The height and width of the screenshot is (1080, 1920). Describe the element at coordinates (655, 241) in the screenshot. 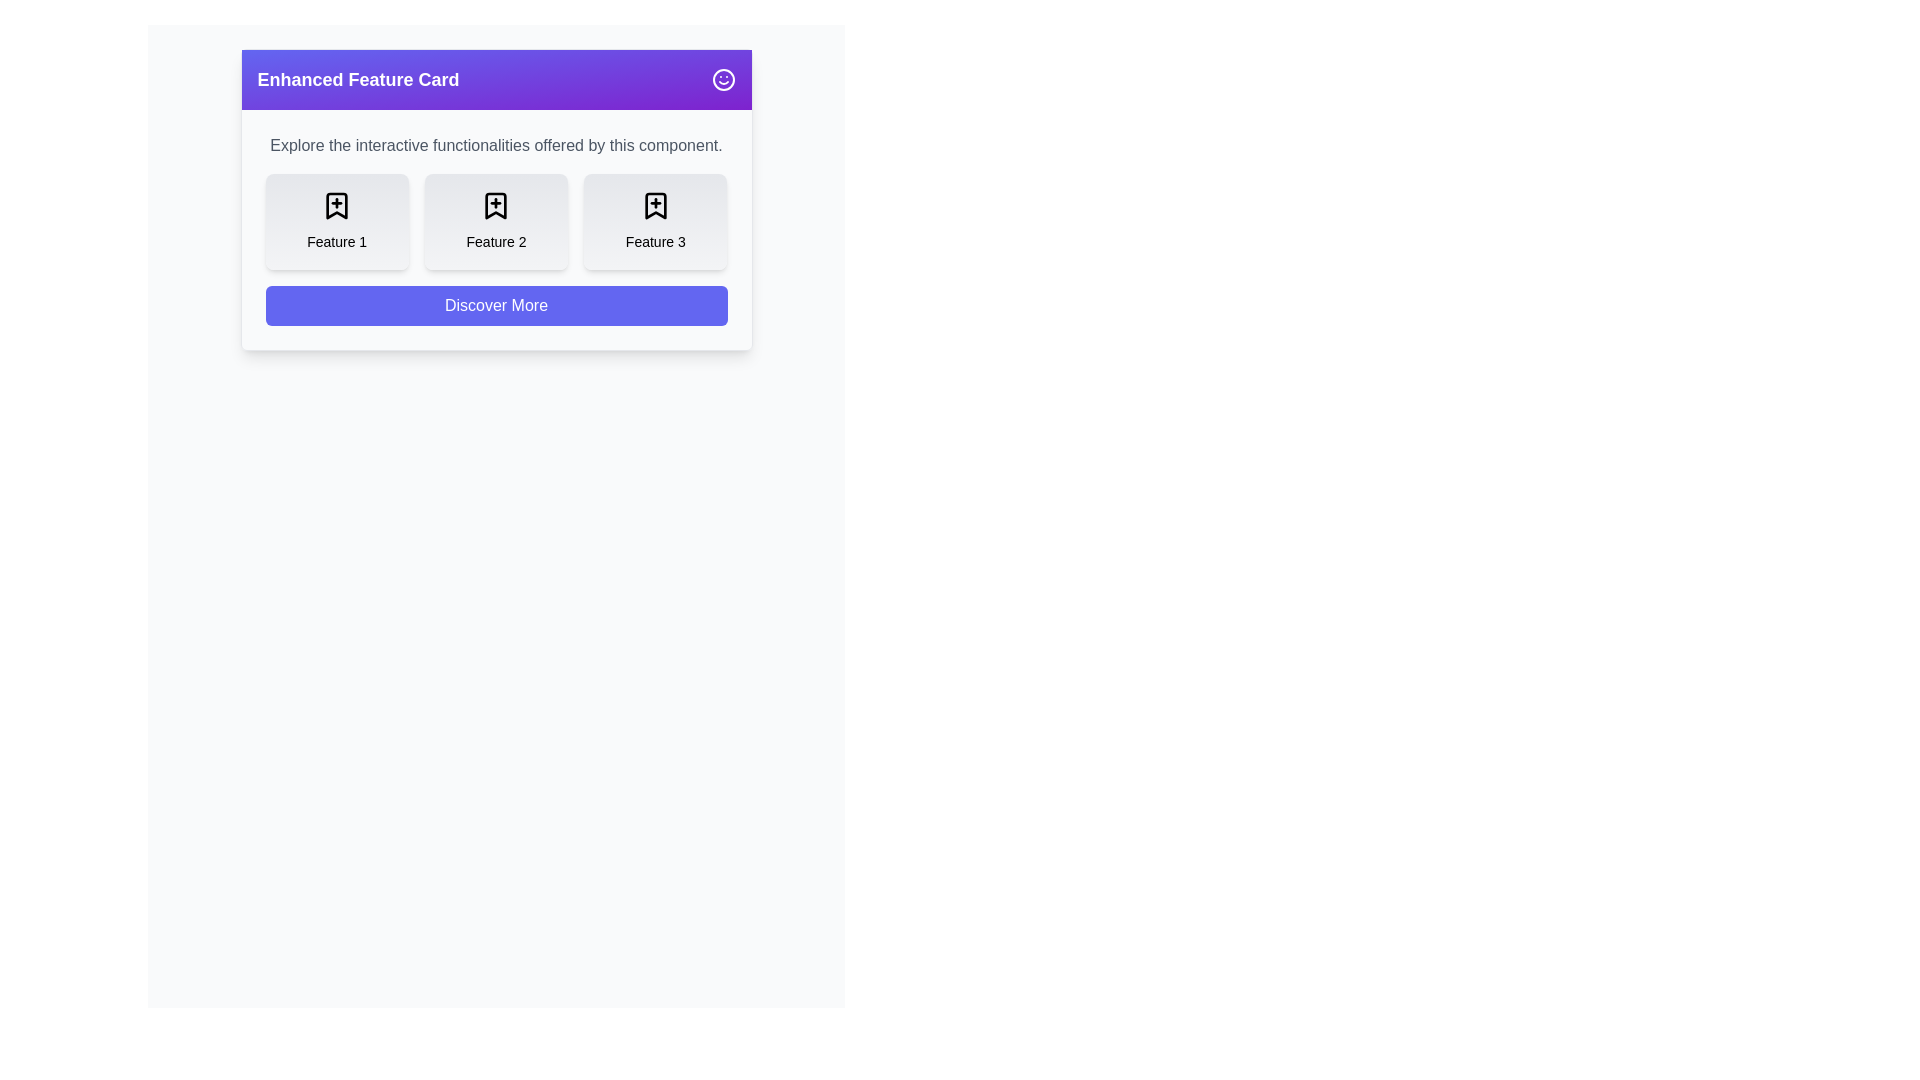

I see `the text label that identifies 'Feature 3', located at the bottom center of the third feature card in a horizontal series` at that location.